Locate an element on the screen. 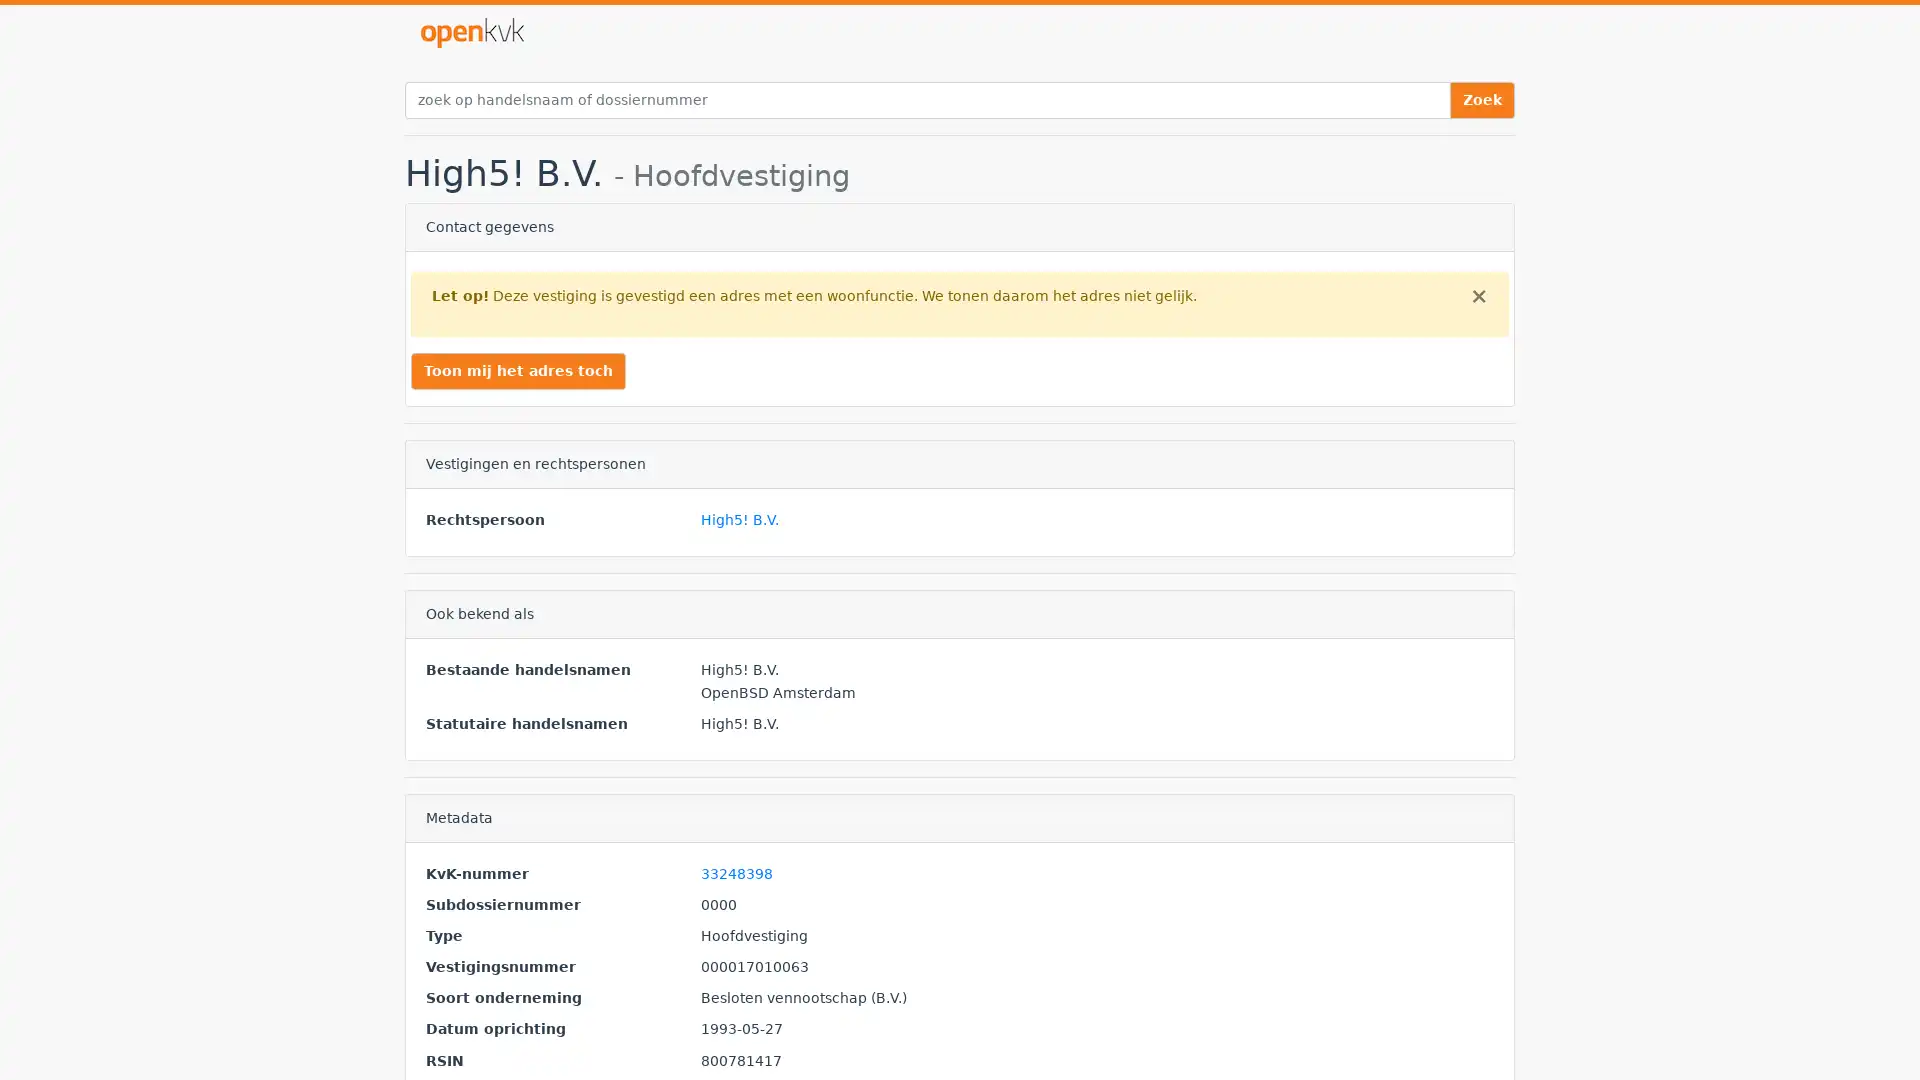  Toon mij het adres toch is located at coordinates (518, 370).